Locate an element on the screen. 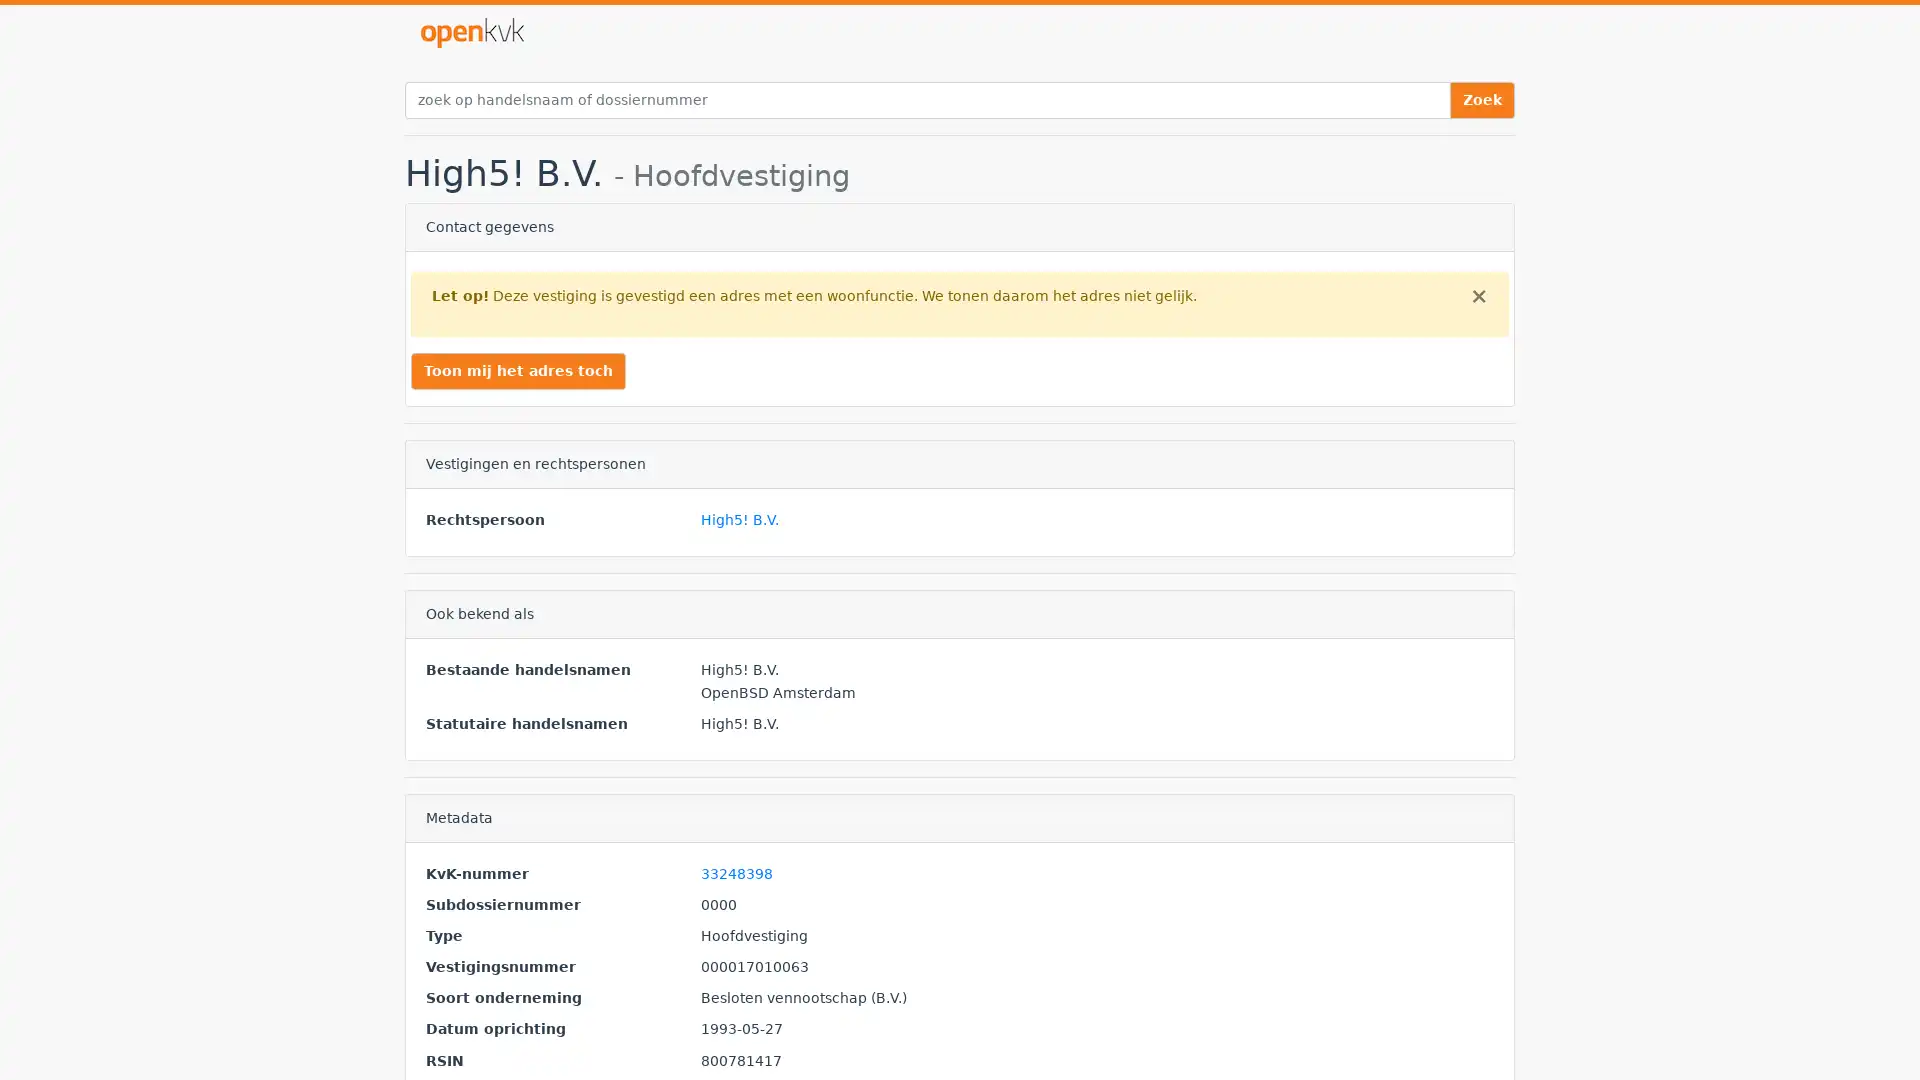  Toon mij het adres toch is located at coordinates (518, 370).